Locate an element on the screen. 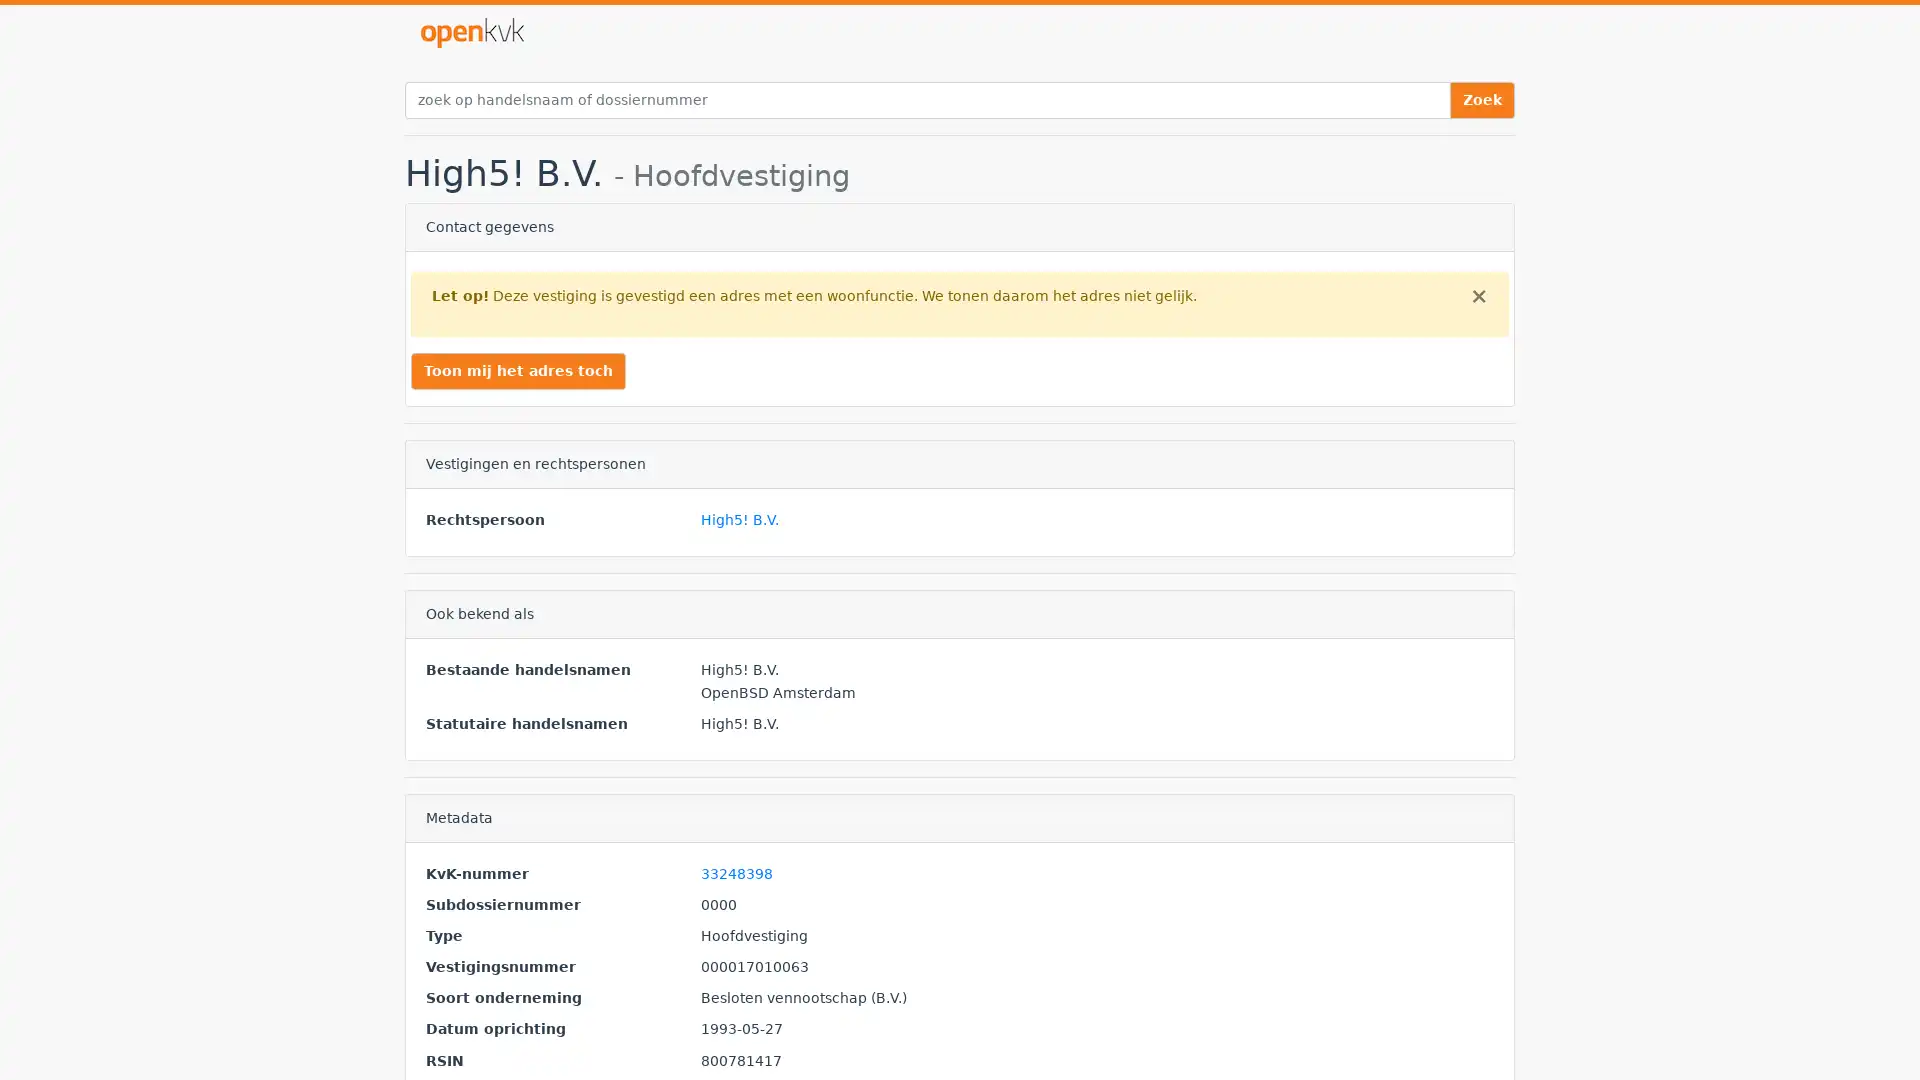  Toon mij het adres toch is located at coordinates (518, 370).